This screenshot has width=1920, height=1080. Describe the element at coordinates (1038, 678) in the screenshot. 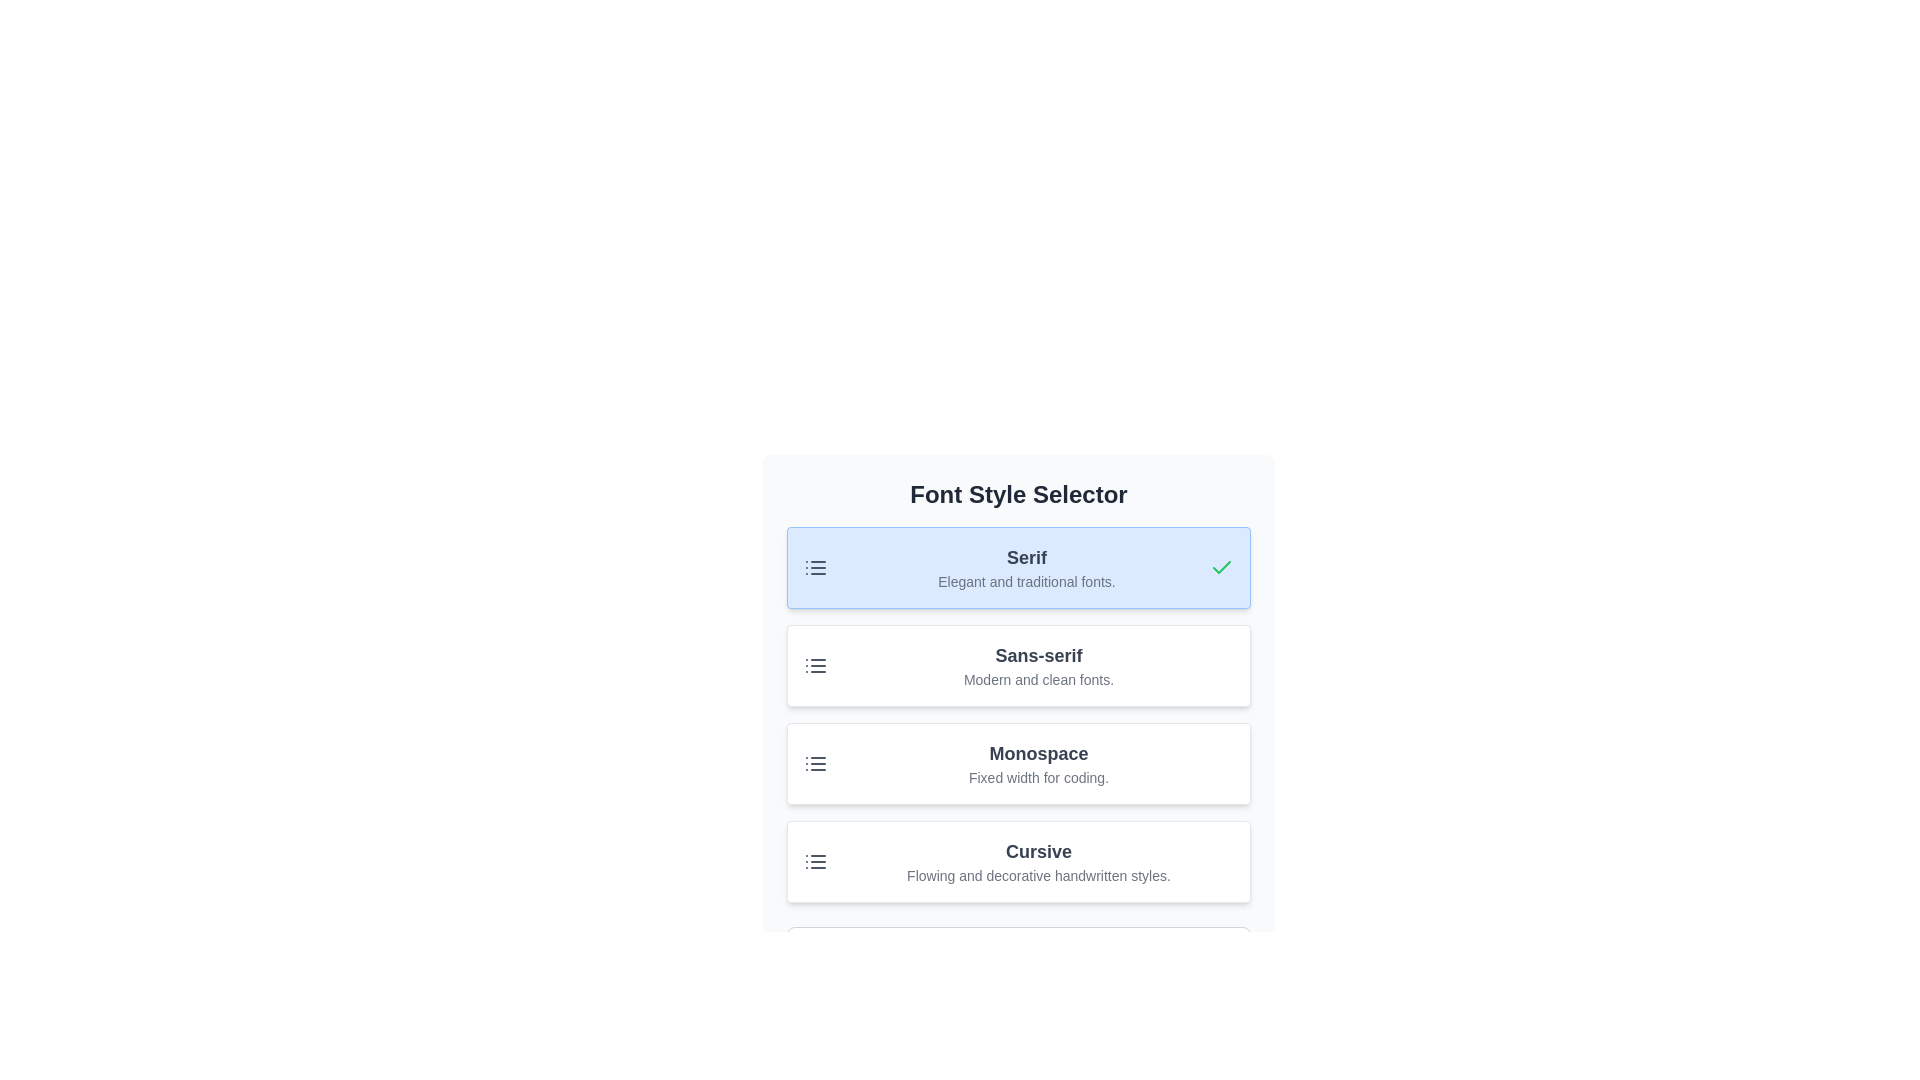

I see `the descriptive text label for the 'Sans-serif' font style option, which highlights its features as modern and clean, located in the second list entry of the font selector` at that location.